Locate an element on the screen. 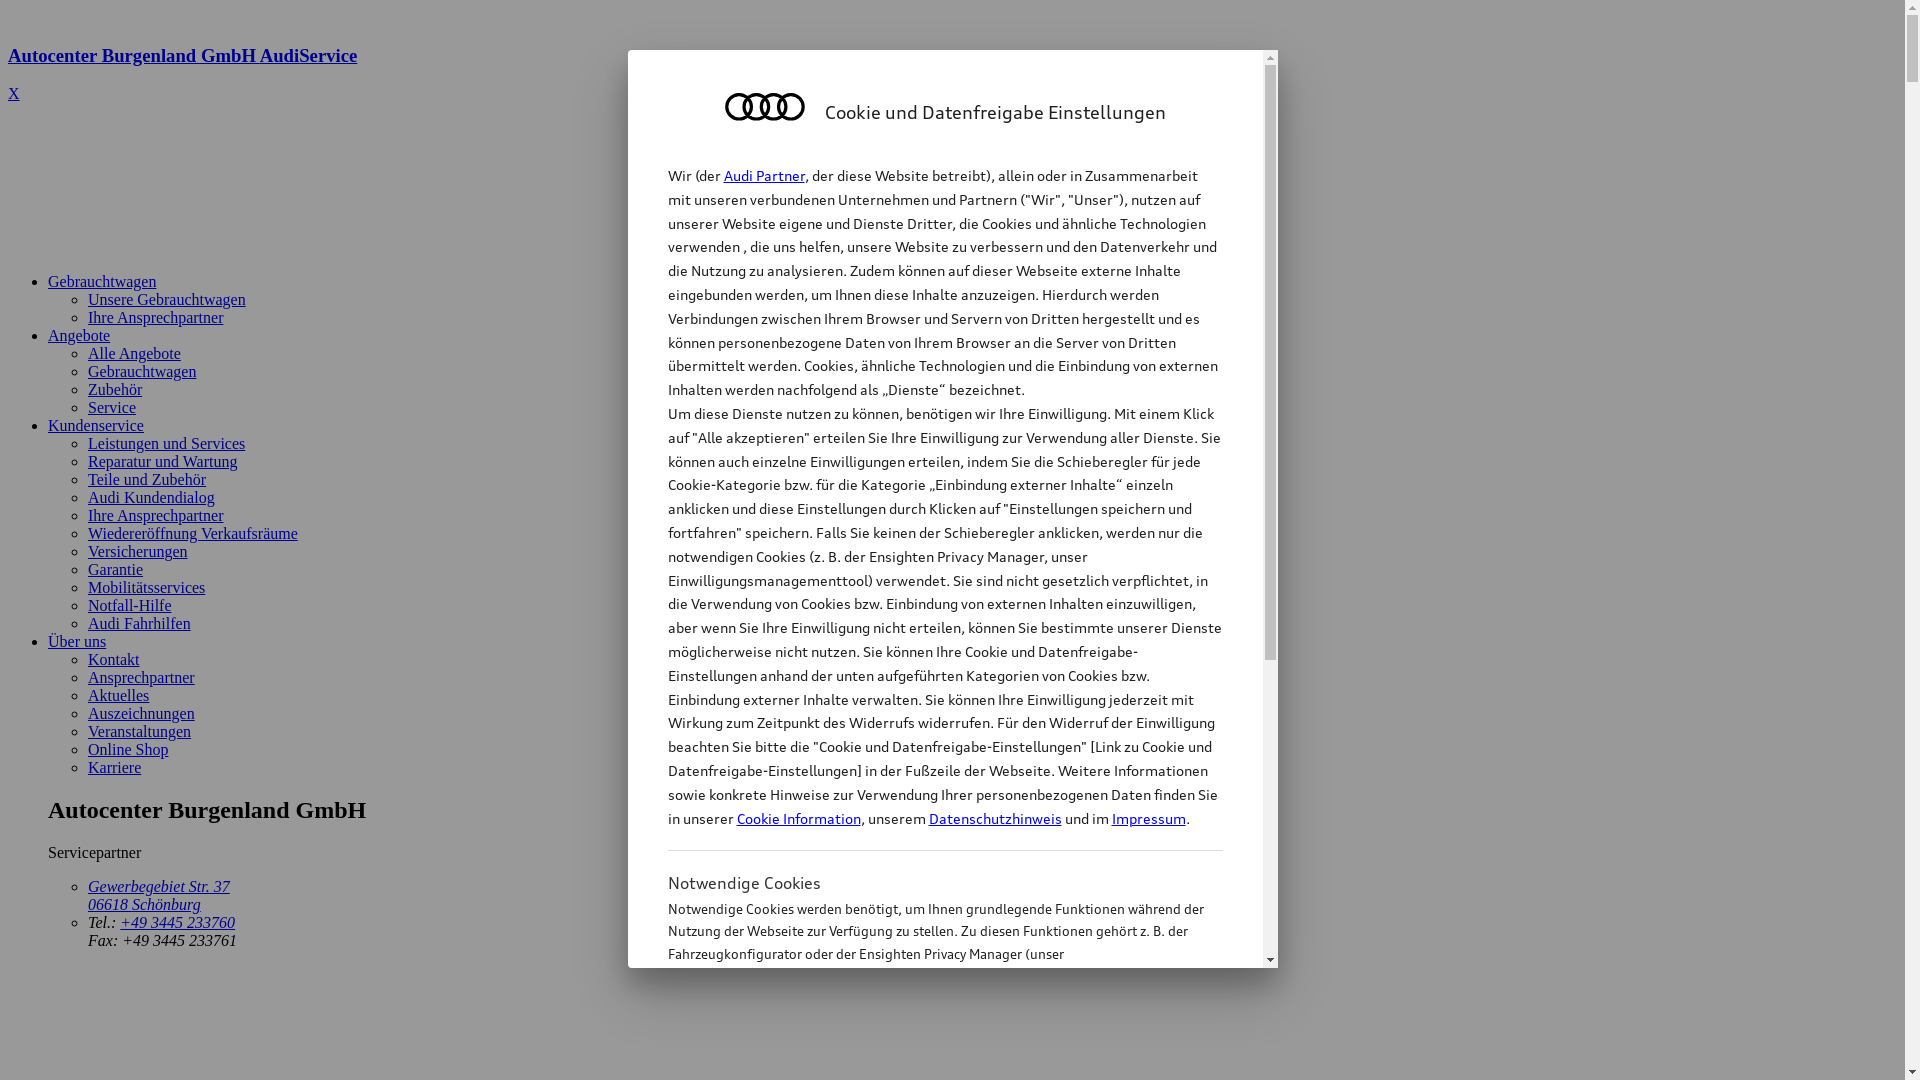 The image size is (1920, 1080). 'Cookie Information' is located at coordinates (667, 1052).